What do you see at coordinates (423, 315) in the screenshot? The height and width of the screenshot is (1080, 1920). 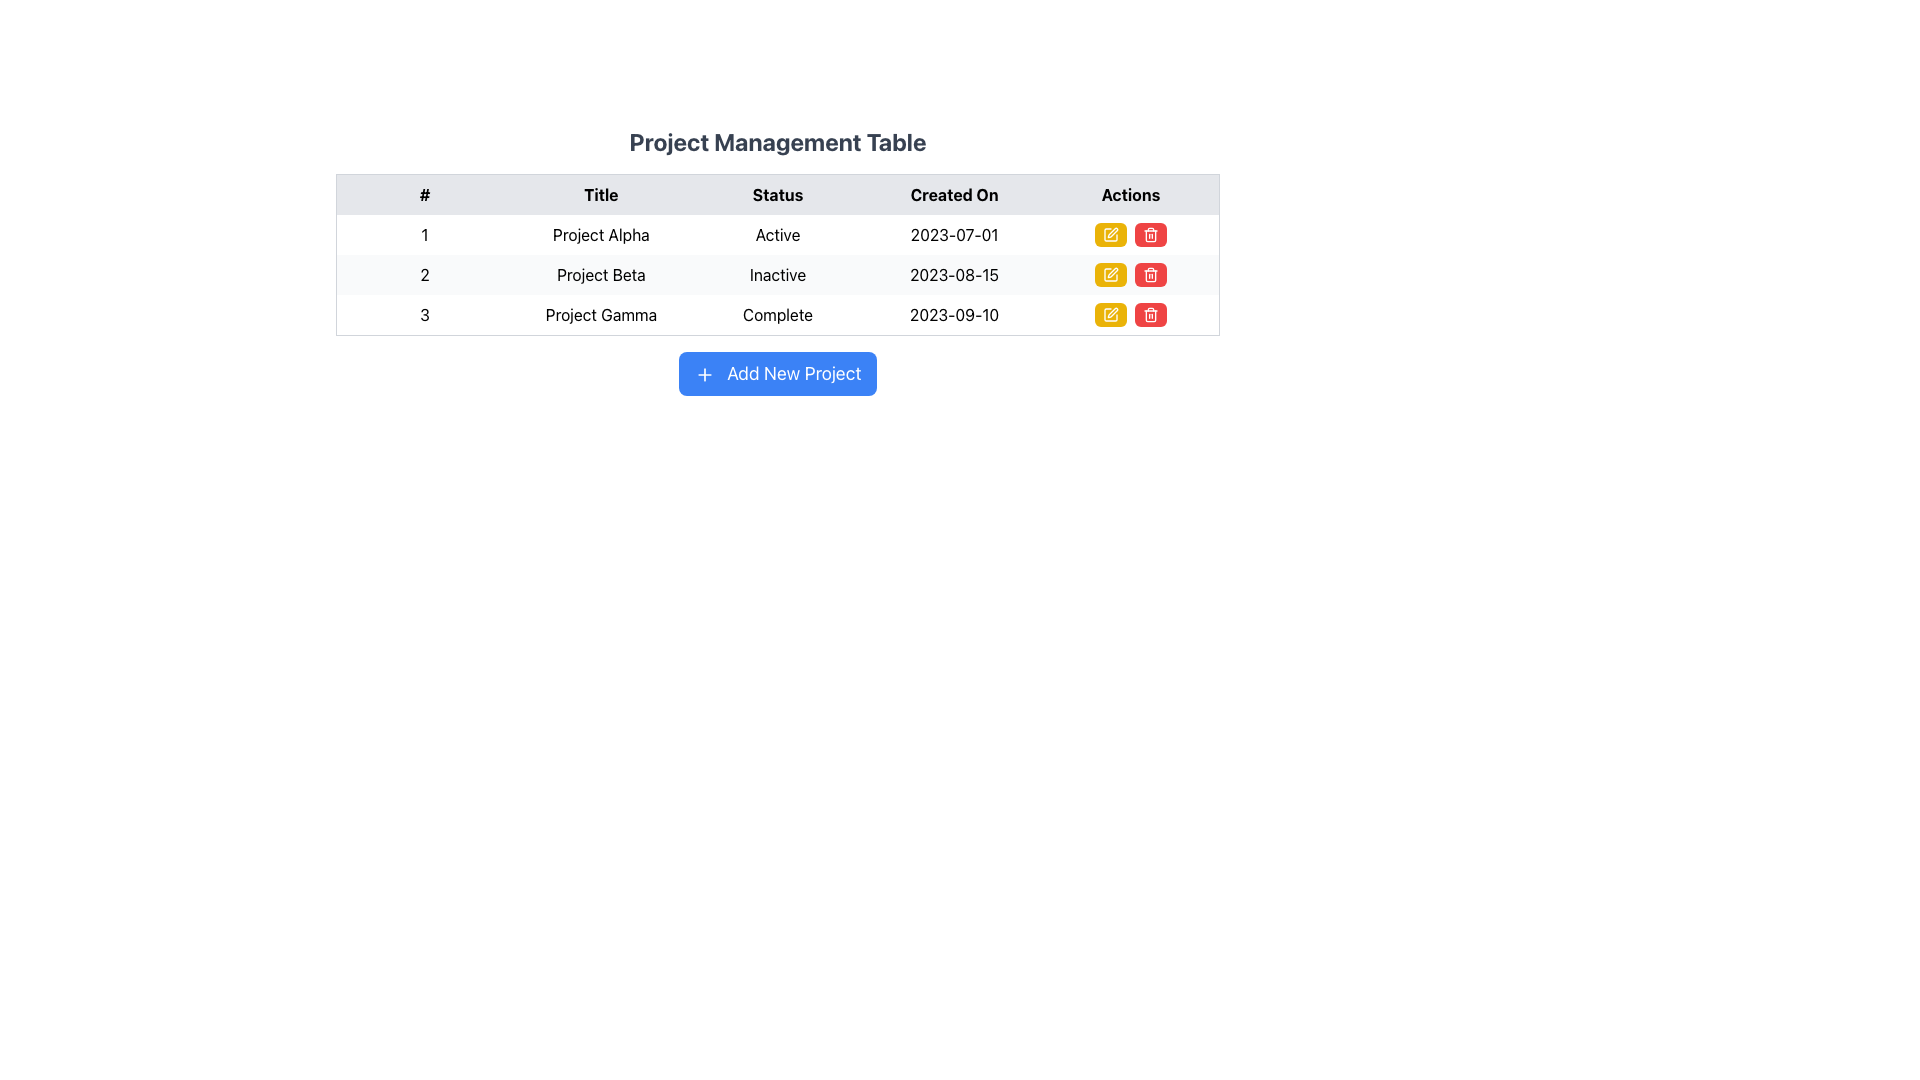 I see `the Text Label displaying the row number in the first column of the last row of the project management table, located directly above the 'Add New Project' button` at bounding box center [423, 315].